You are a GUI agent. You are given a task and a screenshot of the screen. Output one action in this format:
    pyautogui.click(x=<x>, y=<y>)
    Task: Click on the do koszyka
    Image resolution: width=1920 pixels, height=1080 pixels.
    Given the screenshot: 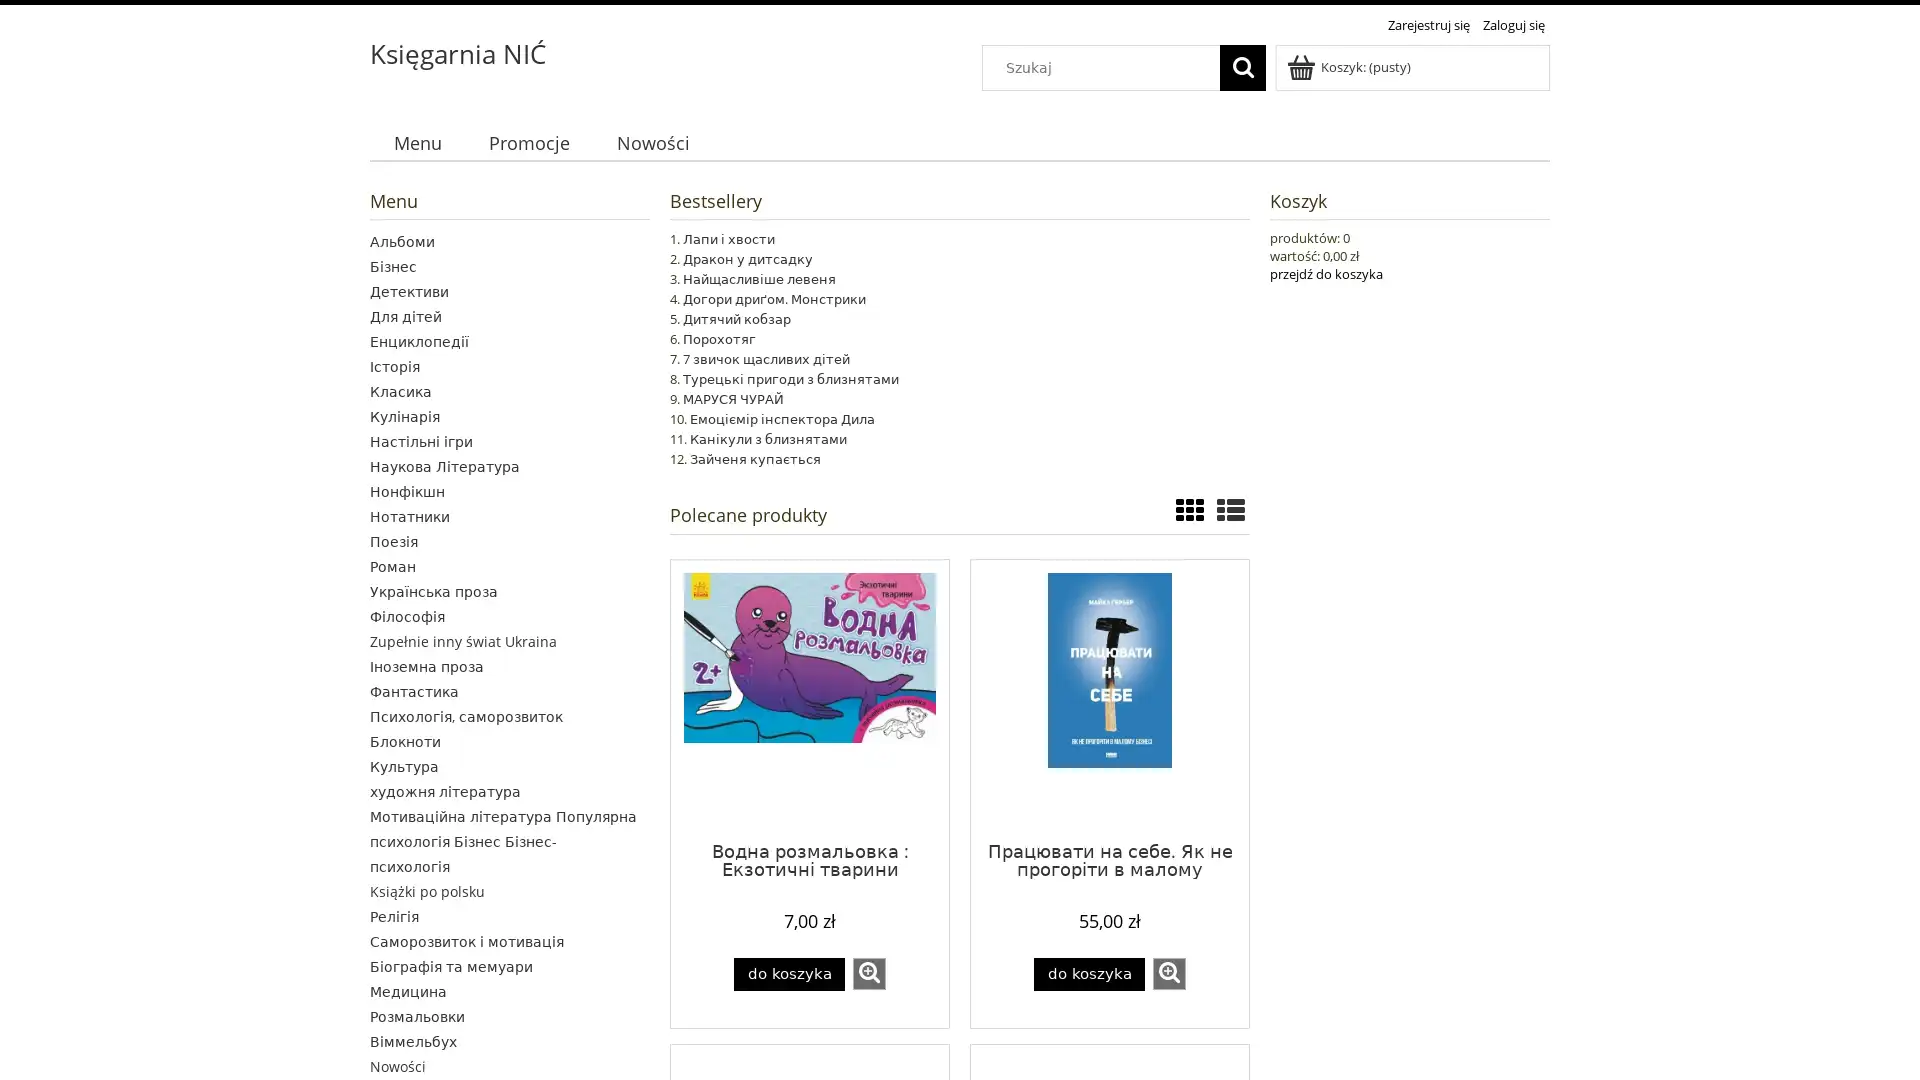 What is the action you would take?
    pyautogui.click(x=1088, y=973)
    